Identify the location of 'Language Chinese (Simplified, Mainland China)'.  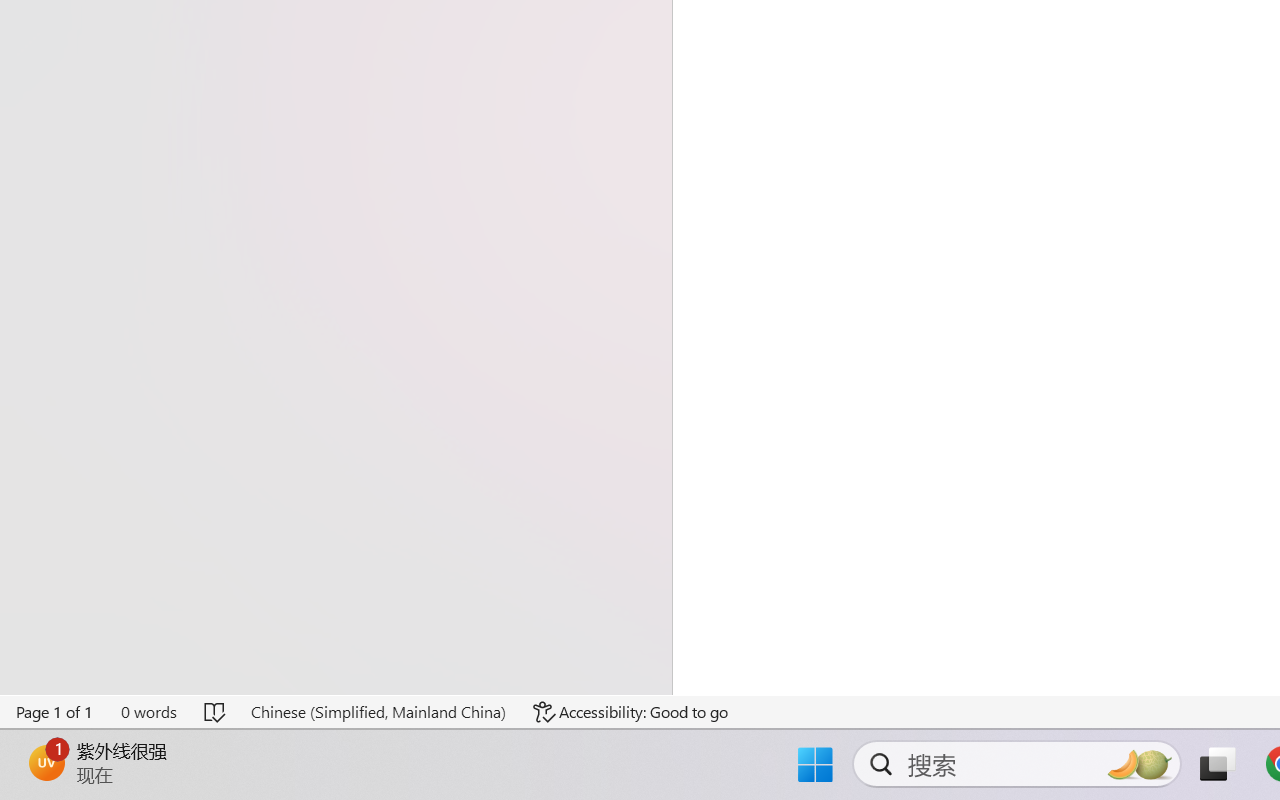
(378, 711).